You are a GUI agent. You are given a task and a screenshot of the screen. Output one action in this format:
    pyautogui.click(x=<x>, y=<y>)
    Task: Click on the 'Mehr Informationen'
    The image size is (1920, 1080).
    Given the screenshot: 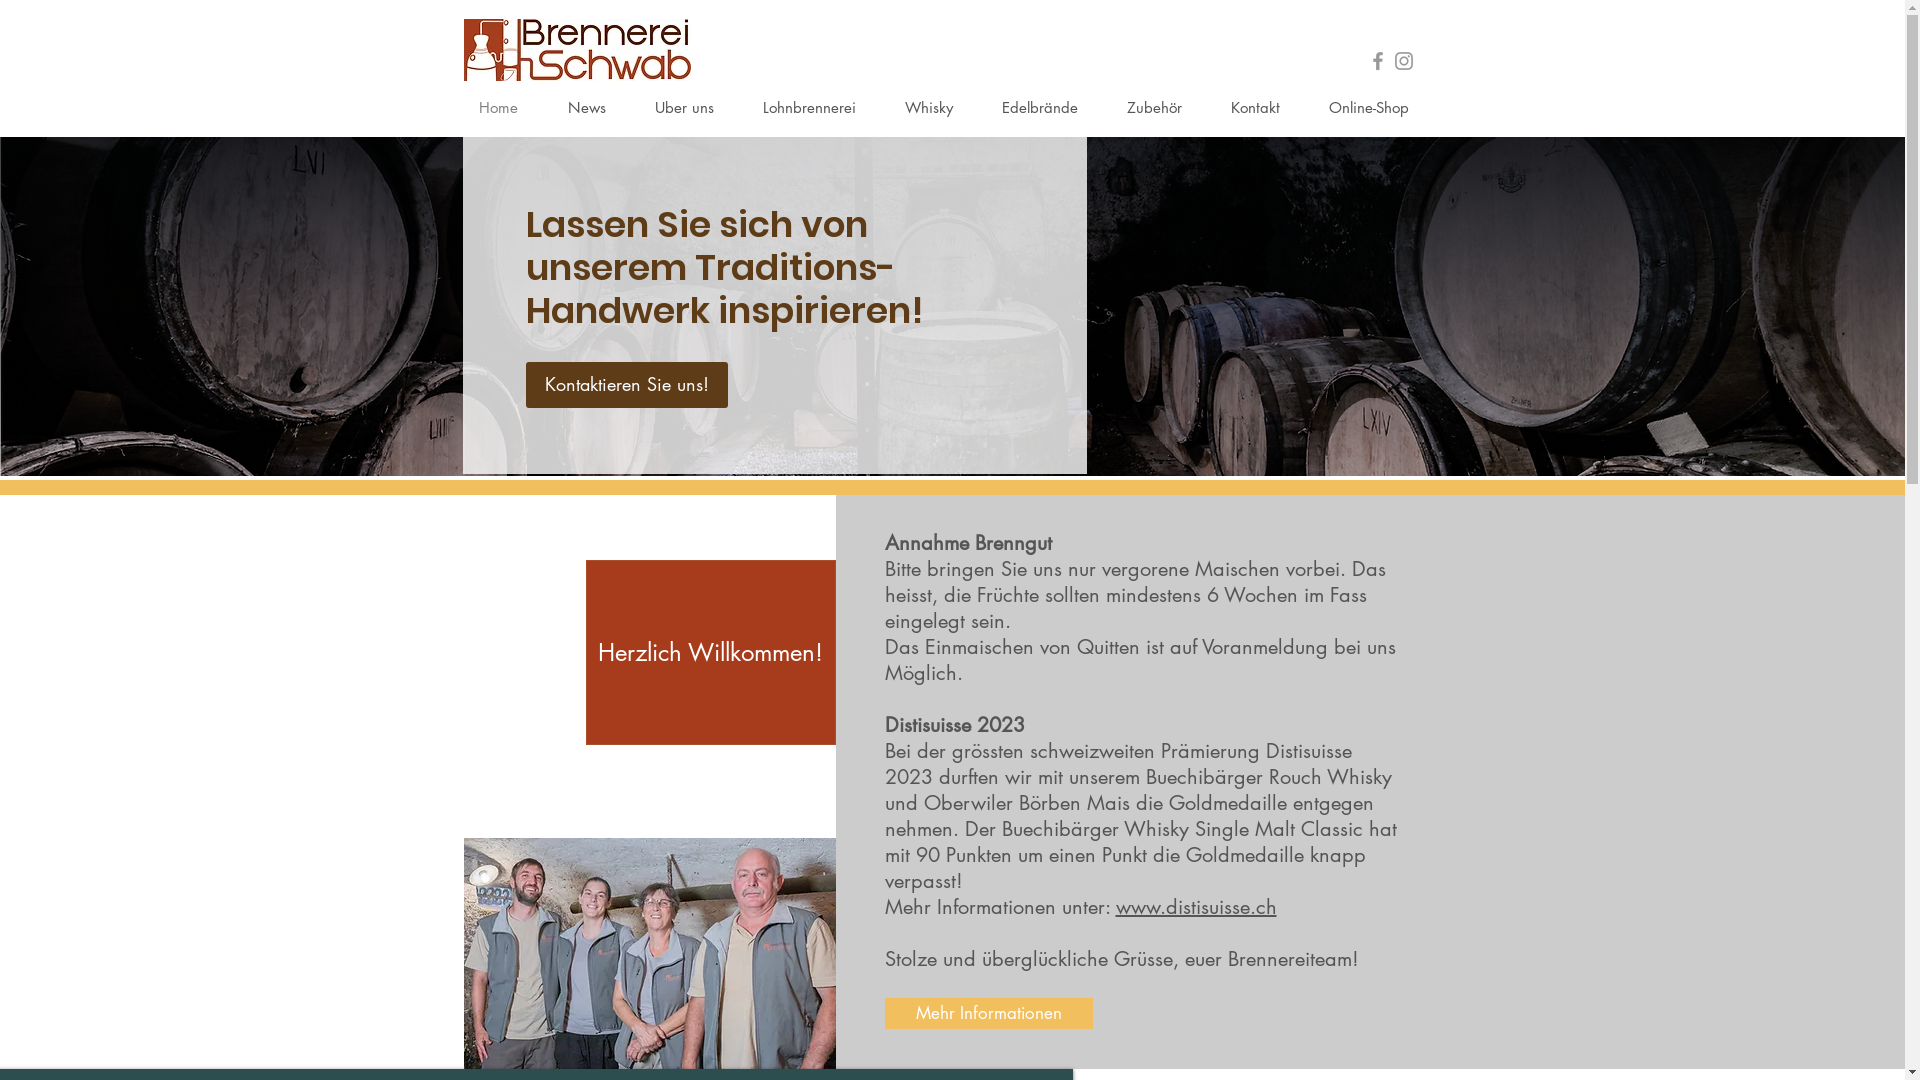 What is the action you would take?
    pyautogui.click(x=988, y=1013)
    